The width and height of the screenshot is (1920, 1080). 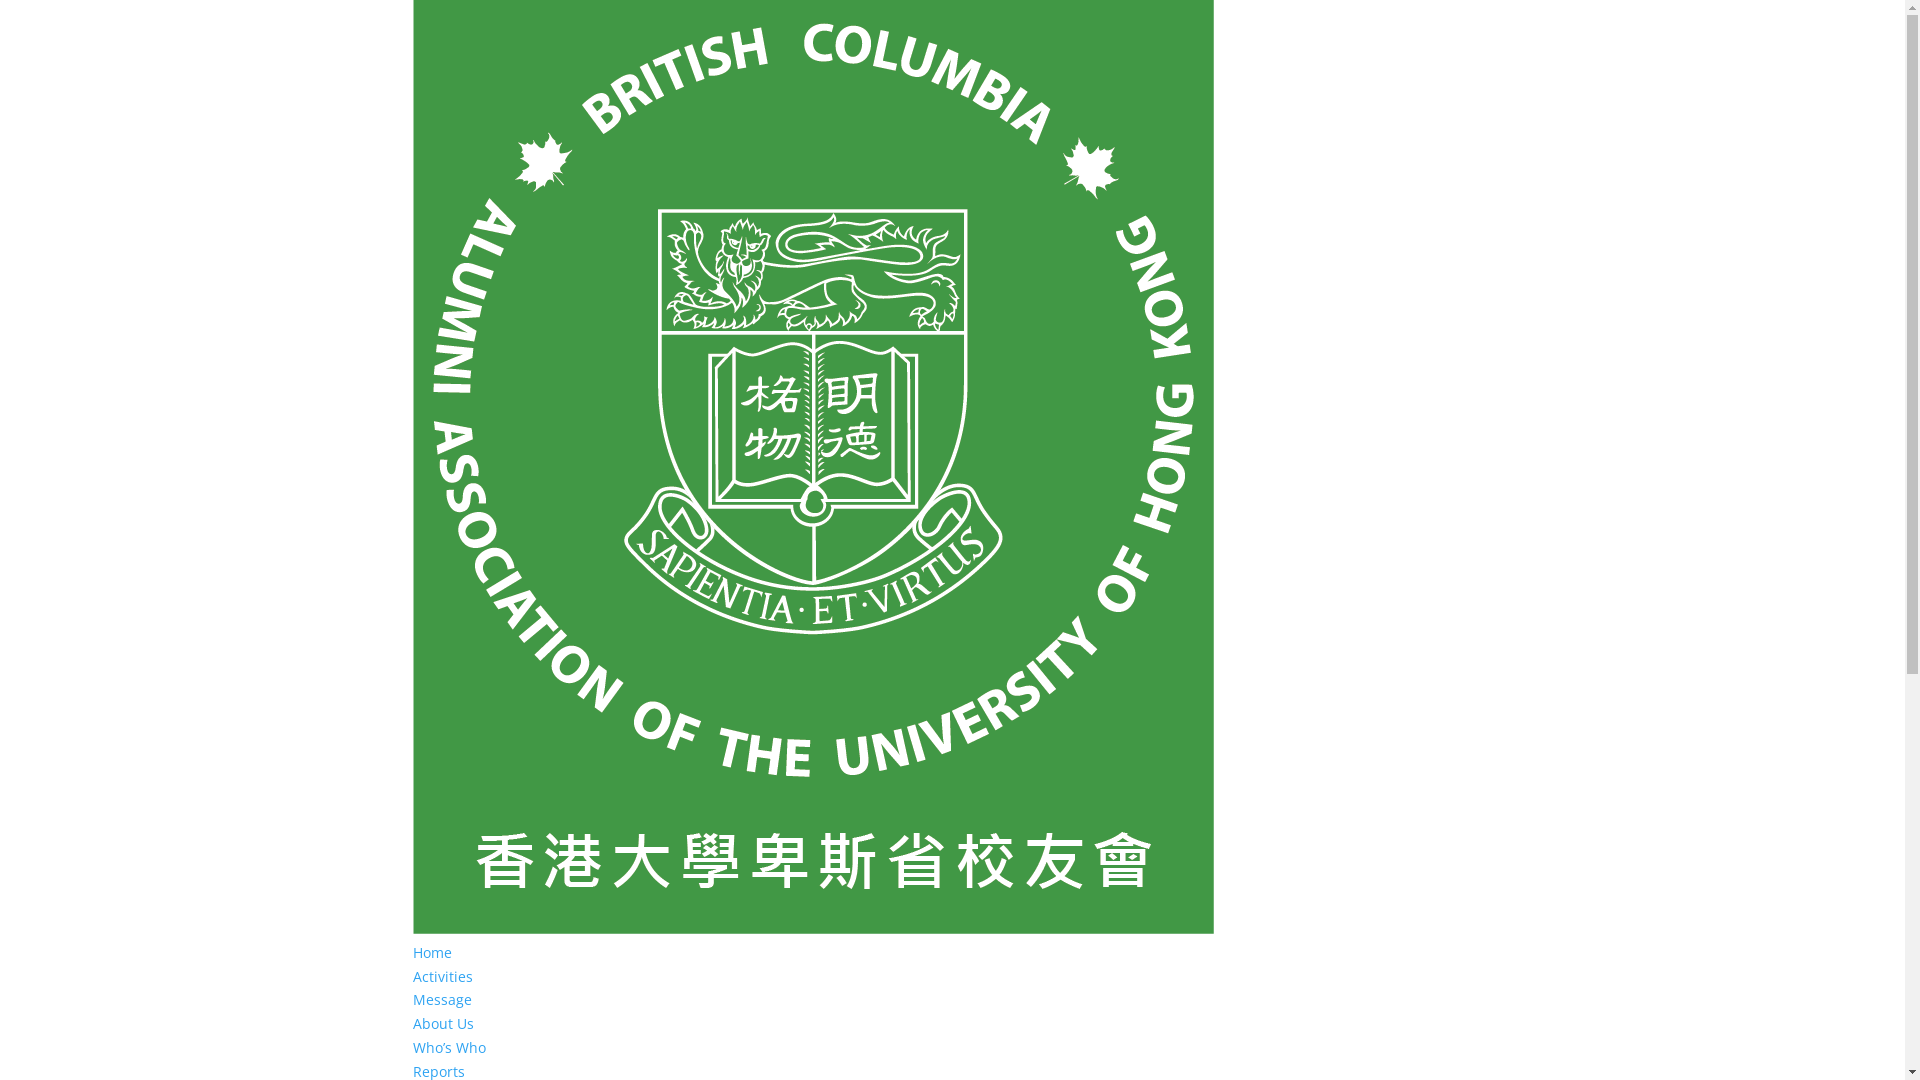 What do you see at coordinates (411, 999) in the screenshot?
I see `'Message'` at bounding box center [411, 999].